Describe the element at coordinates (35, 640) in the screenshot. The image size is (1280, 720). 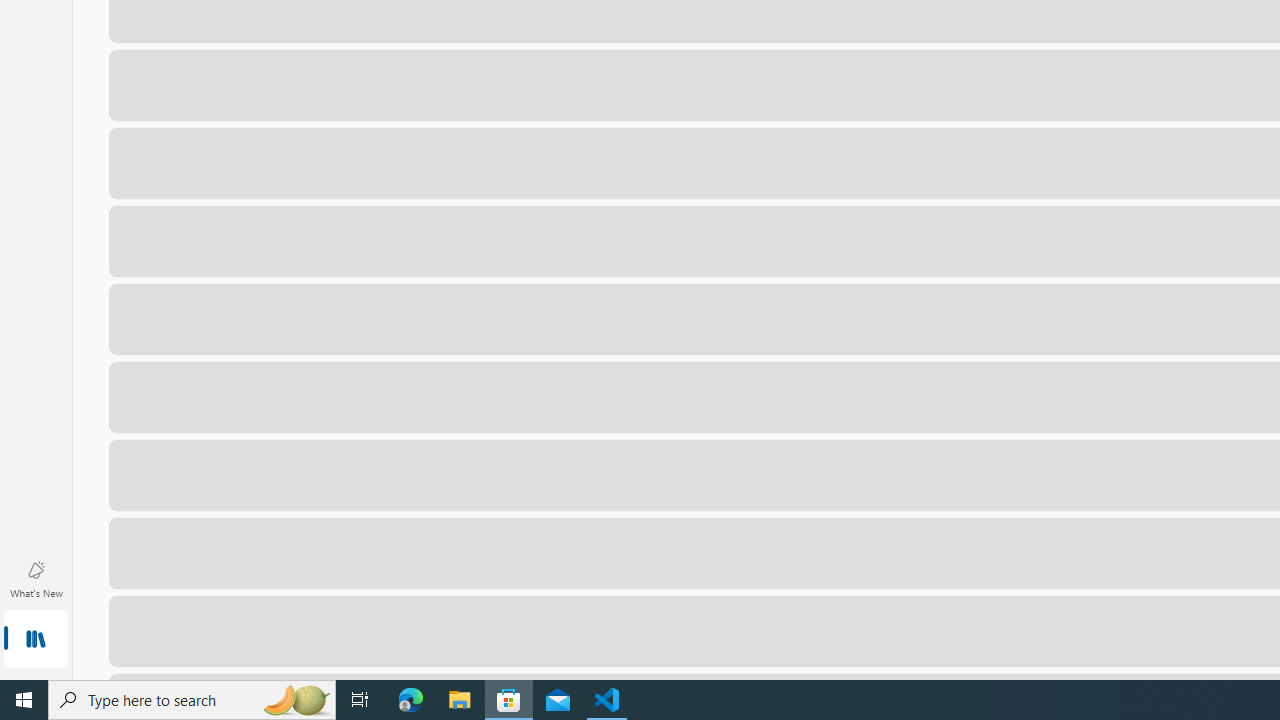
I see `'Library'` at that location.